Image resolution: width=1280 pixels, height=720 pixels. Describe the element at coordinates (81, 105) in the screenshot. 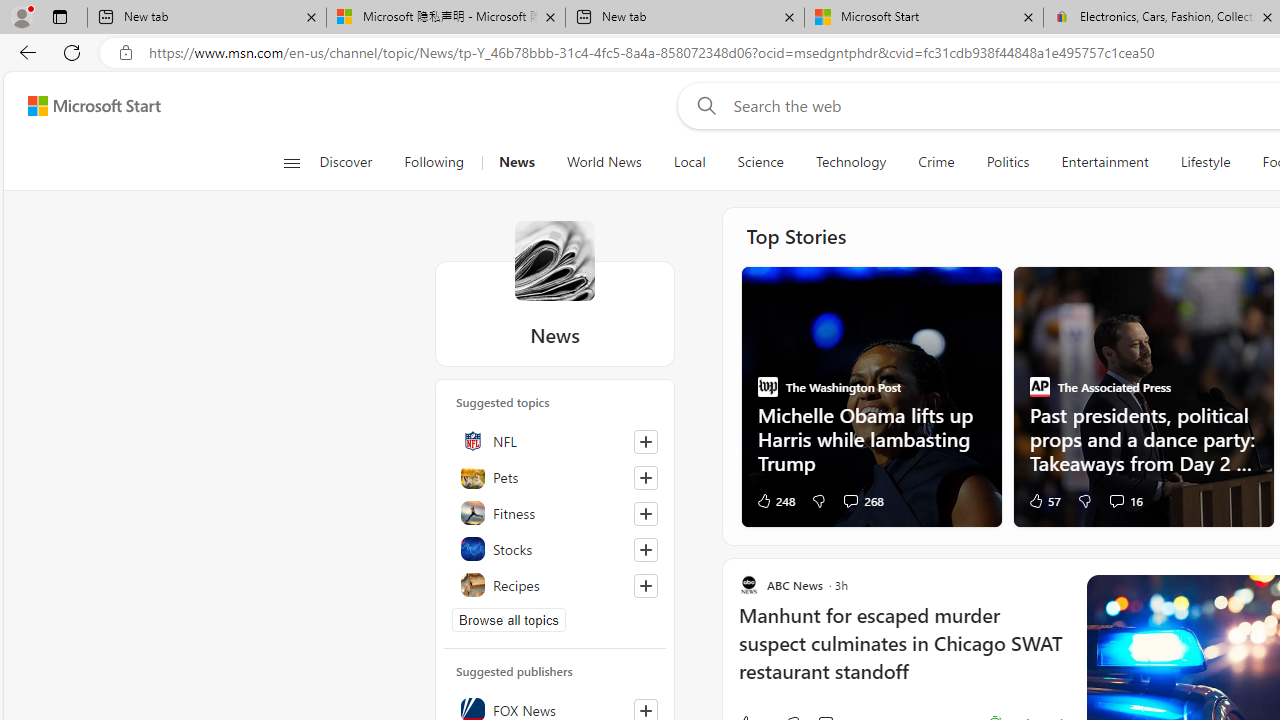

I see `'Skip to footer'` at that location.